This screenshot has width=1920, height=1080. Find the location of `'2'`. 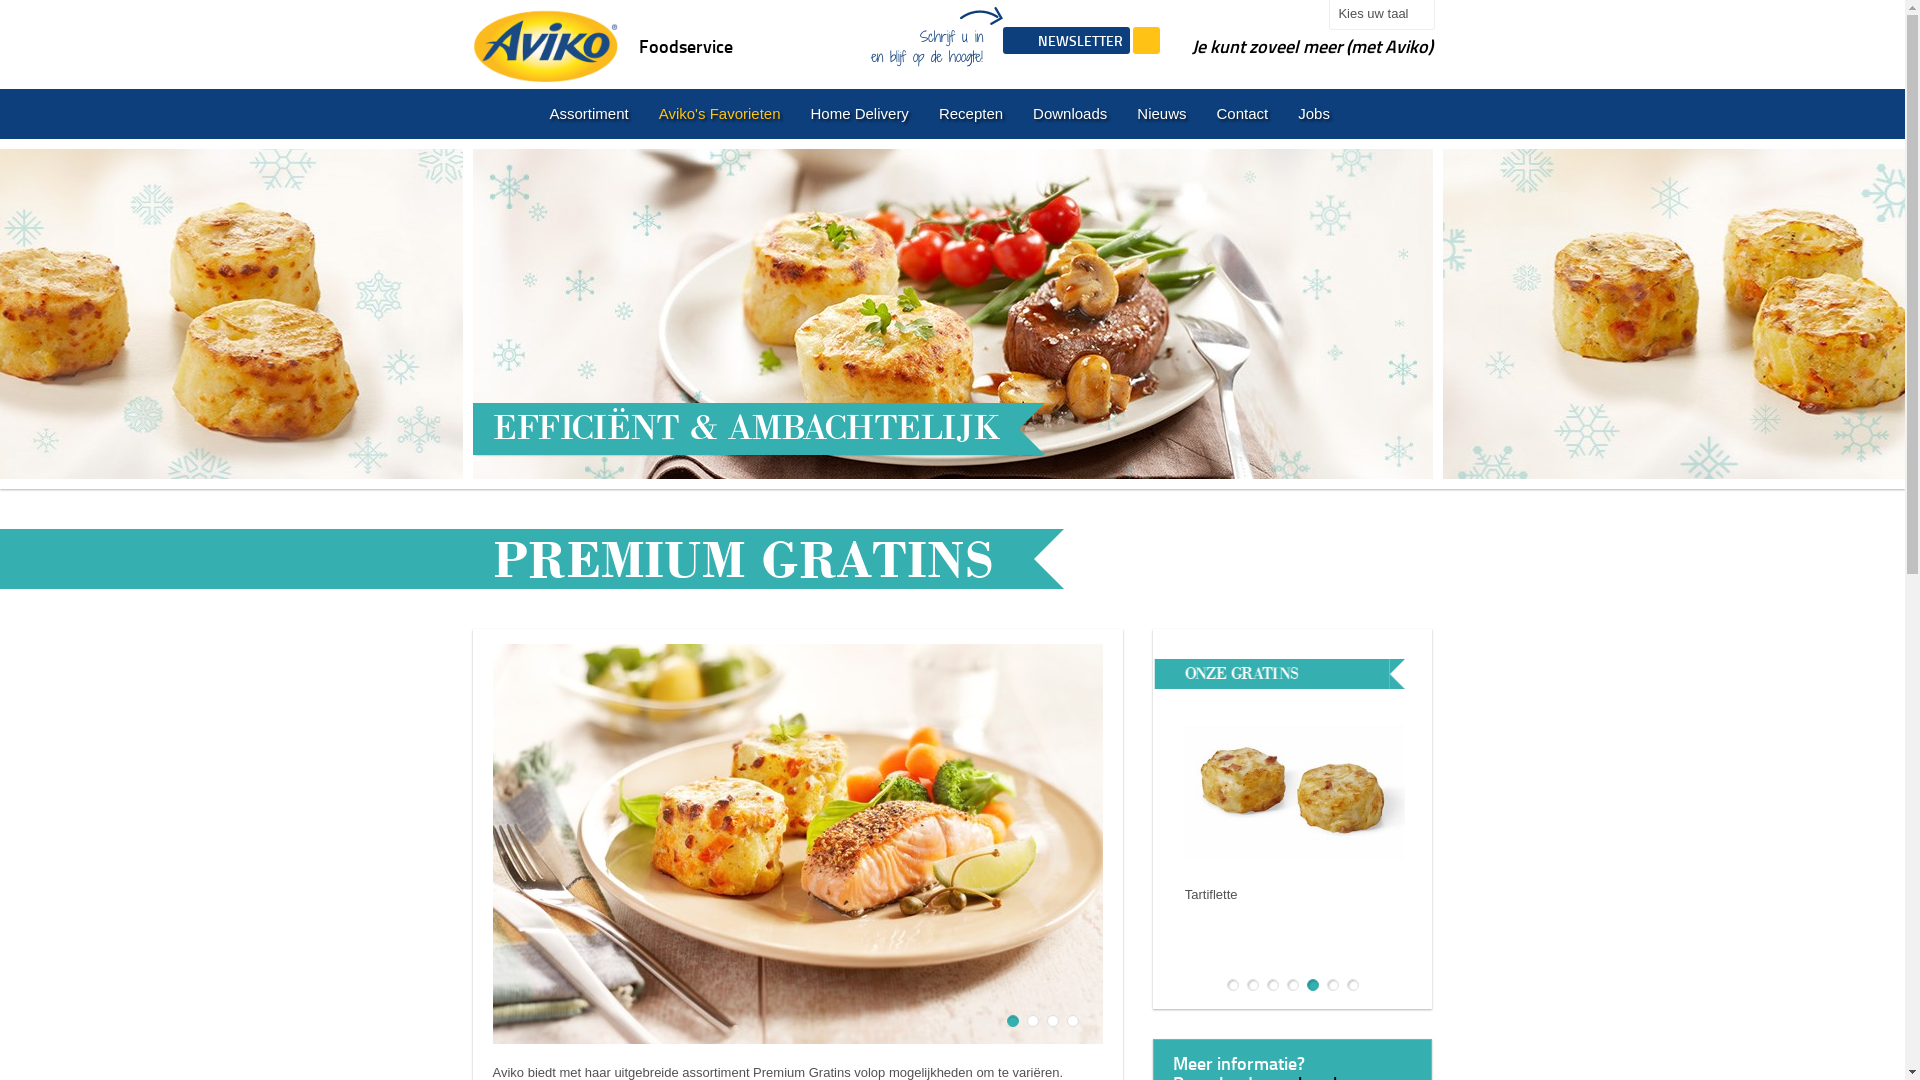

'2' is located at coordinates (1251, 983).